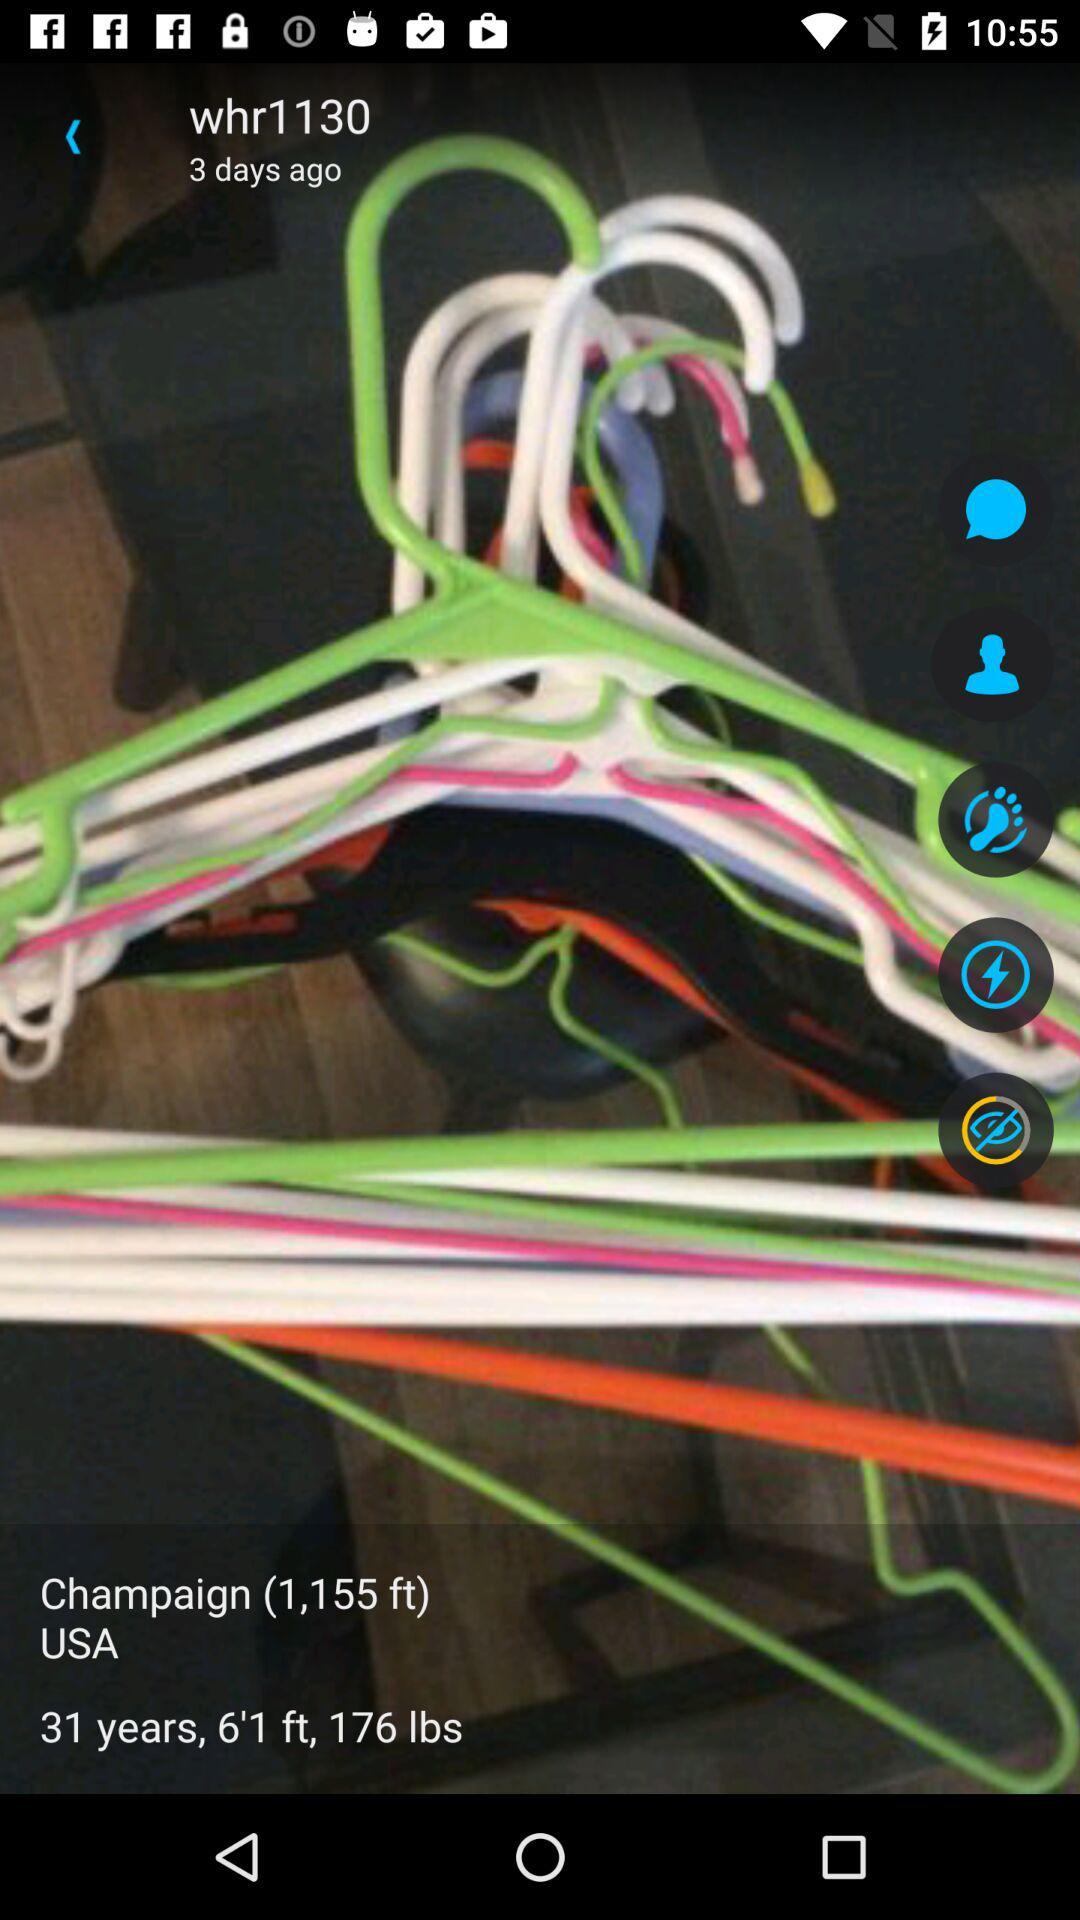  Describe the element at coordinates (72, 135) in the screenshot. I see `icon next to whr1130` at that location.